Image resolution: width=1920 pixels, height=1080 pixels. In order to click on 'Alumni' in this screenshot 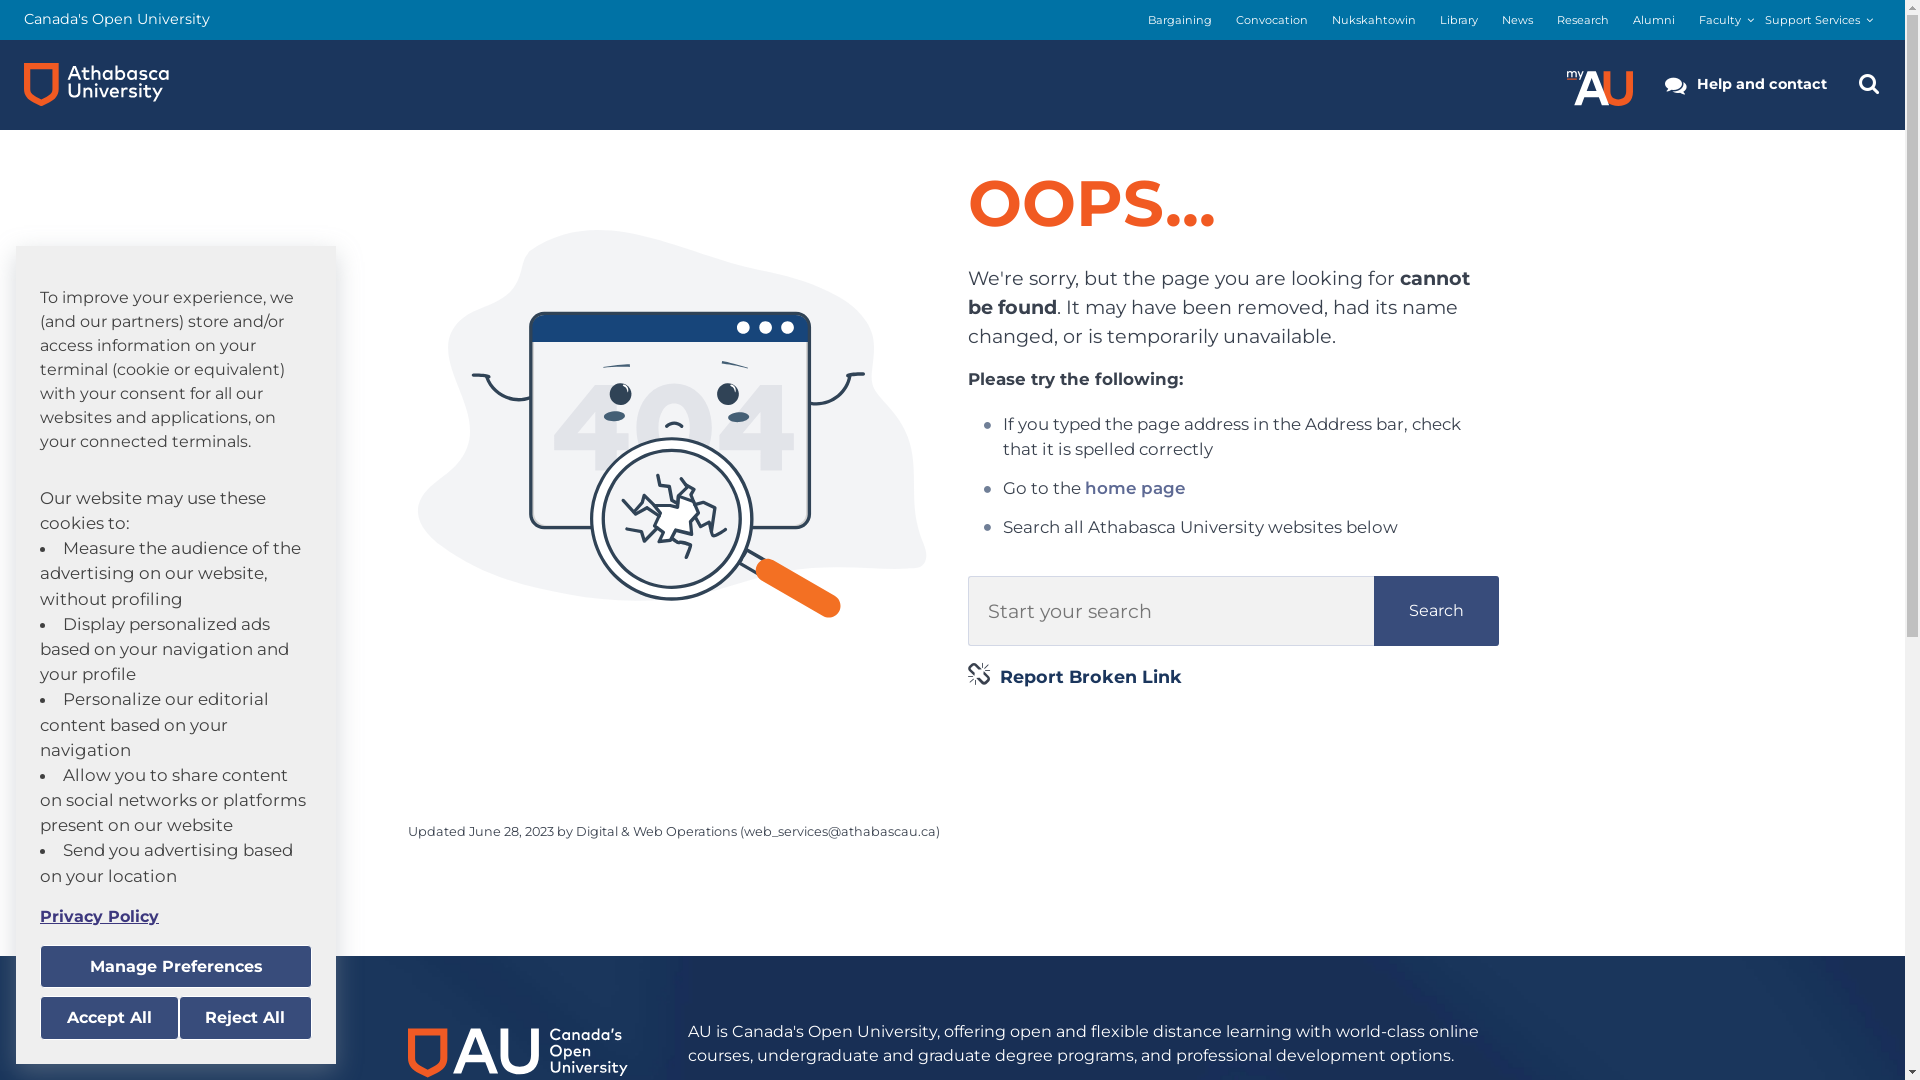, I will do `click(1654, 20)`.